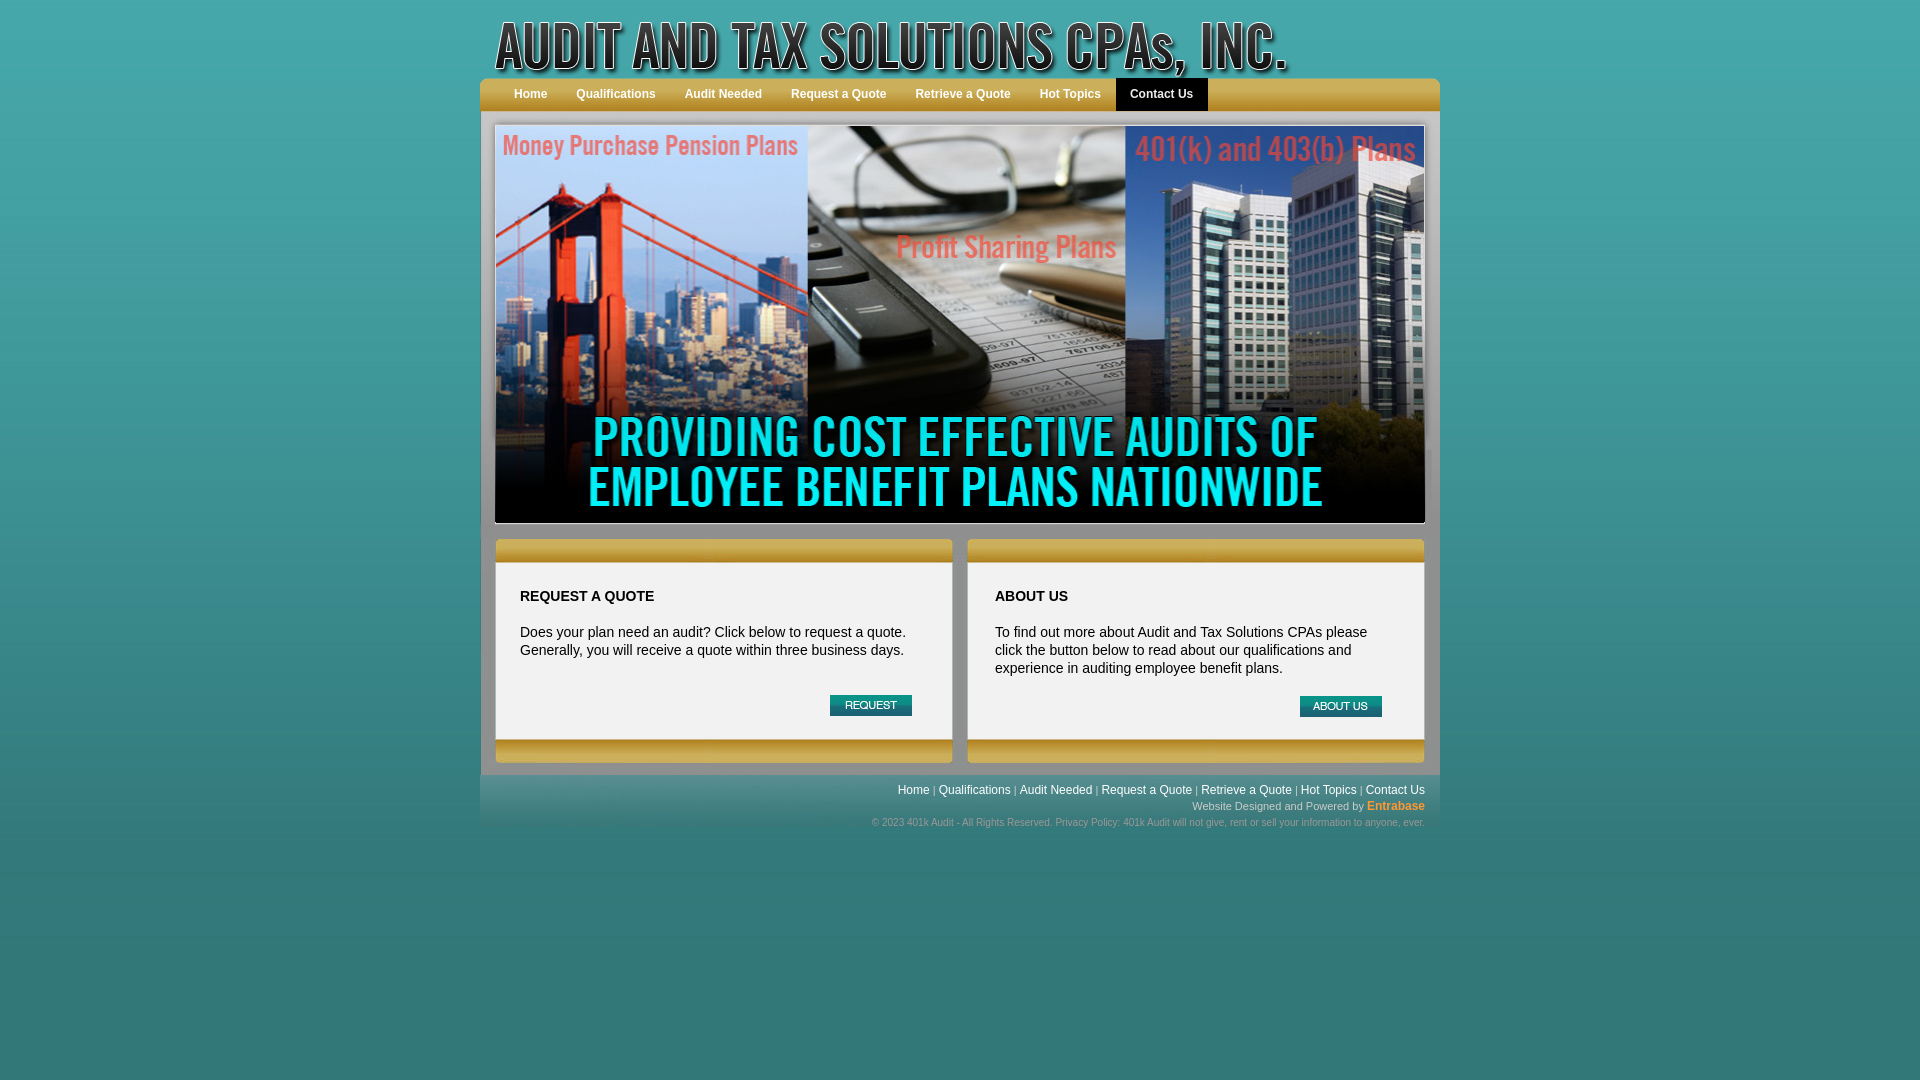 Image resolution: width=1920 pixels, height=1080 pixels. Describe the element at coordinates (1069, 94) in the screenshot. I see `'Hot Topics'` at that location.